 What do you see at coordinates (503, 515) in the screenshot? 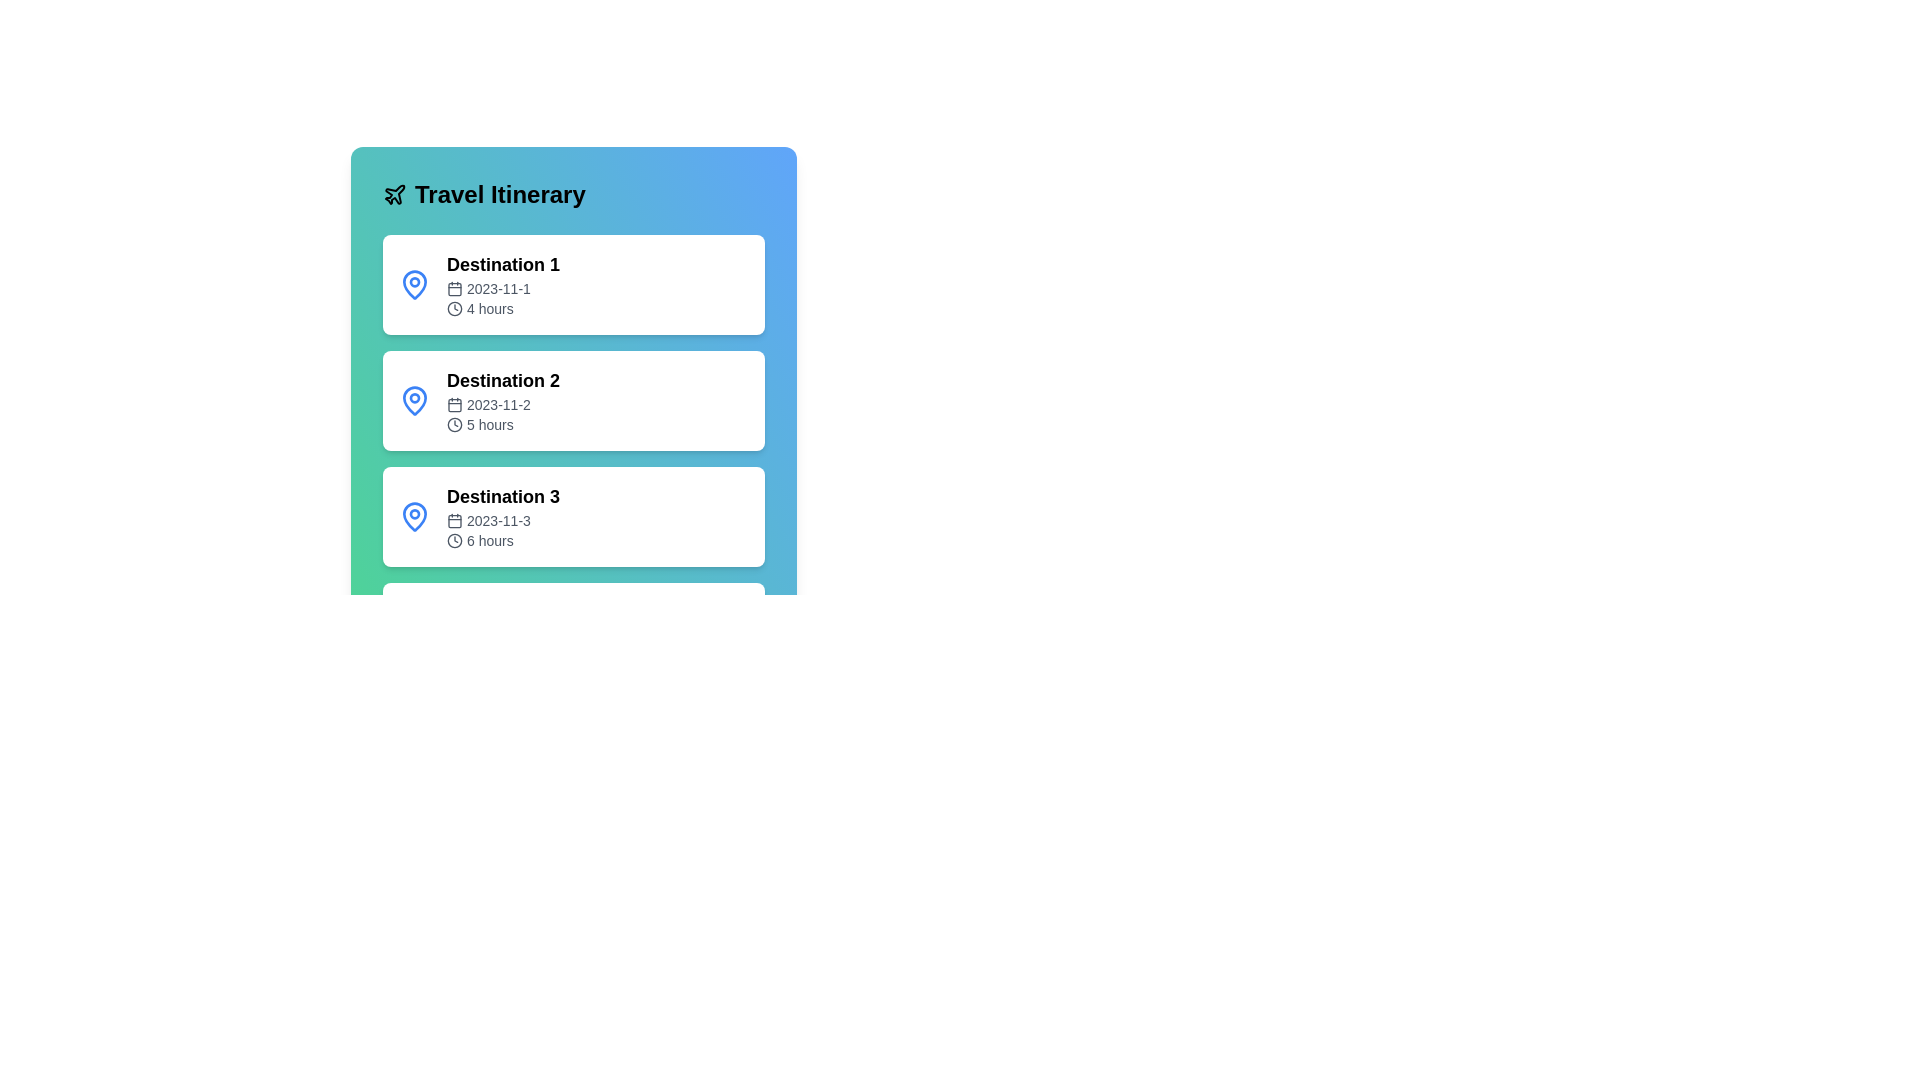
I see `the third card in the vertically stacked list of informative cards that represents a specific destination in the itinerary` at bounding box center [503, 515].